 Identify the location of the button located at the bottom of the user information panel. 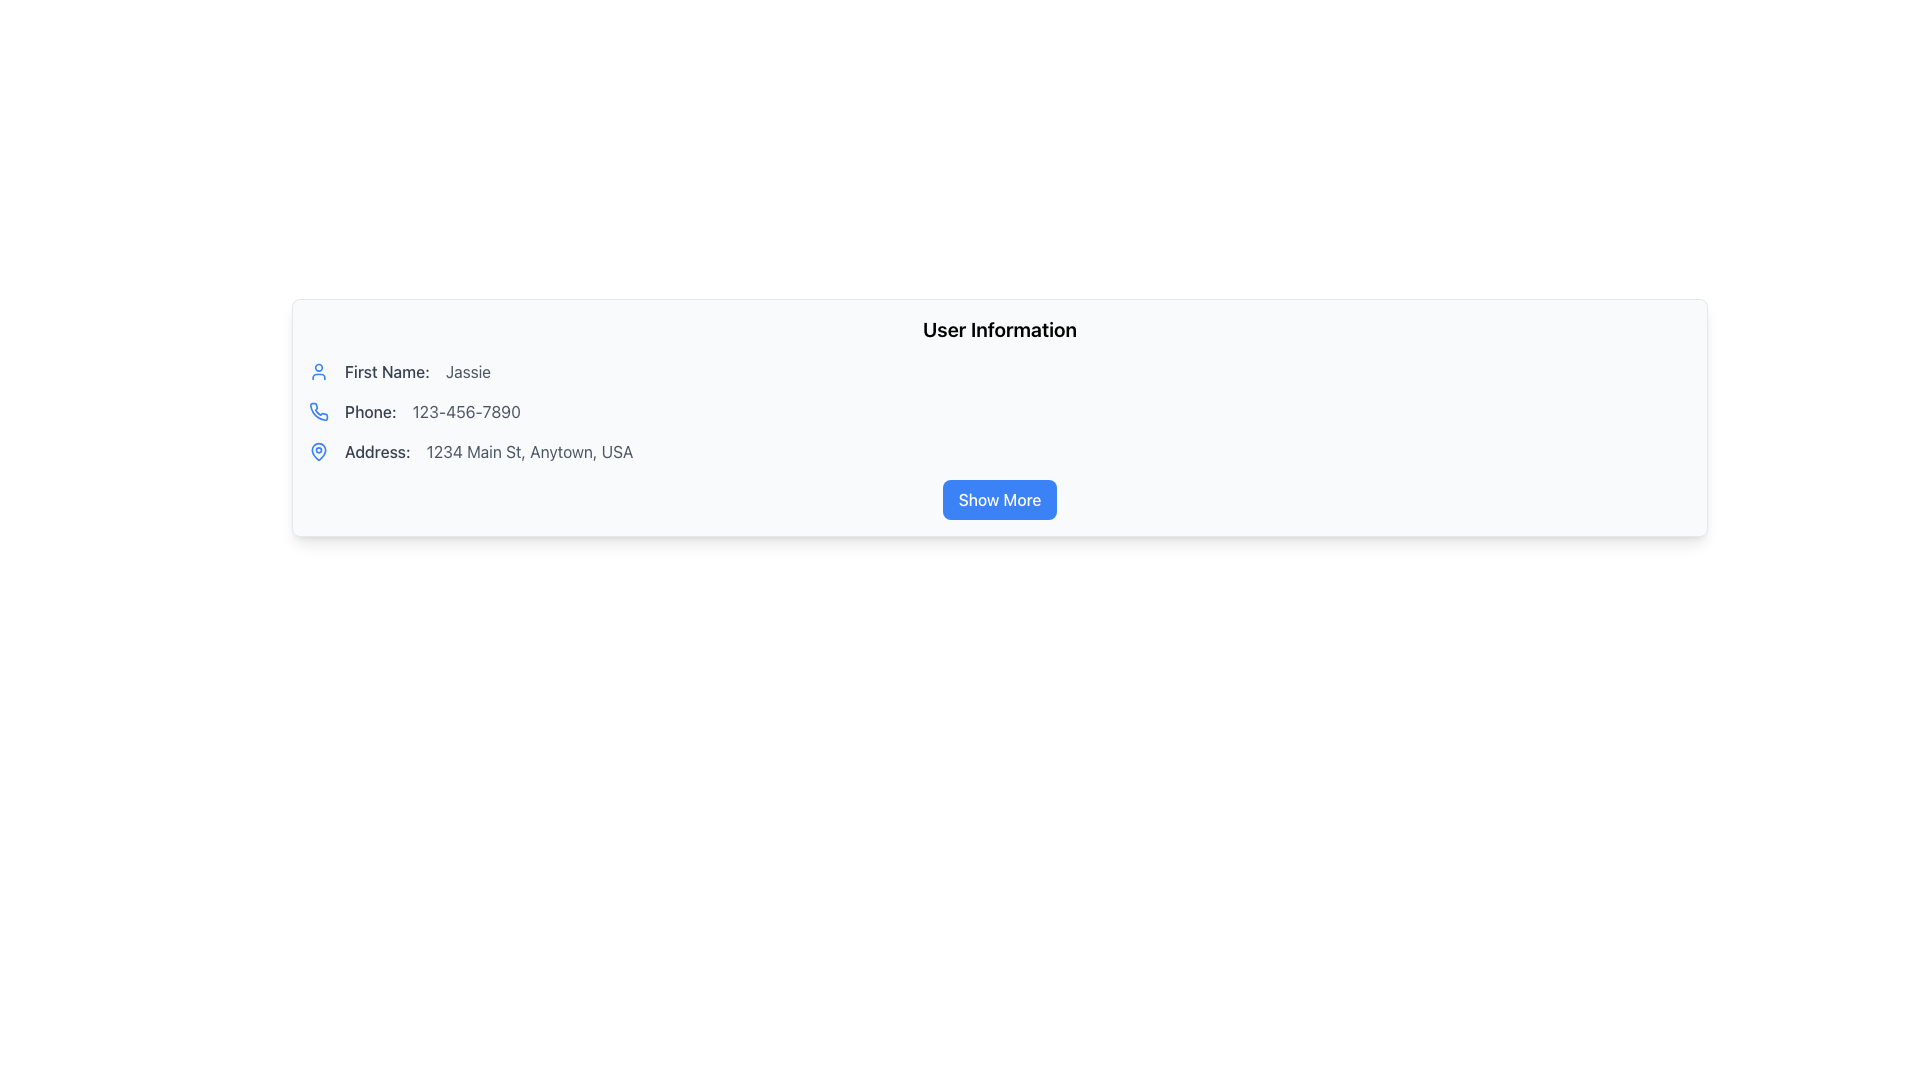
(999, 499).